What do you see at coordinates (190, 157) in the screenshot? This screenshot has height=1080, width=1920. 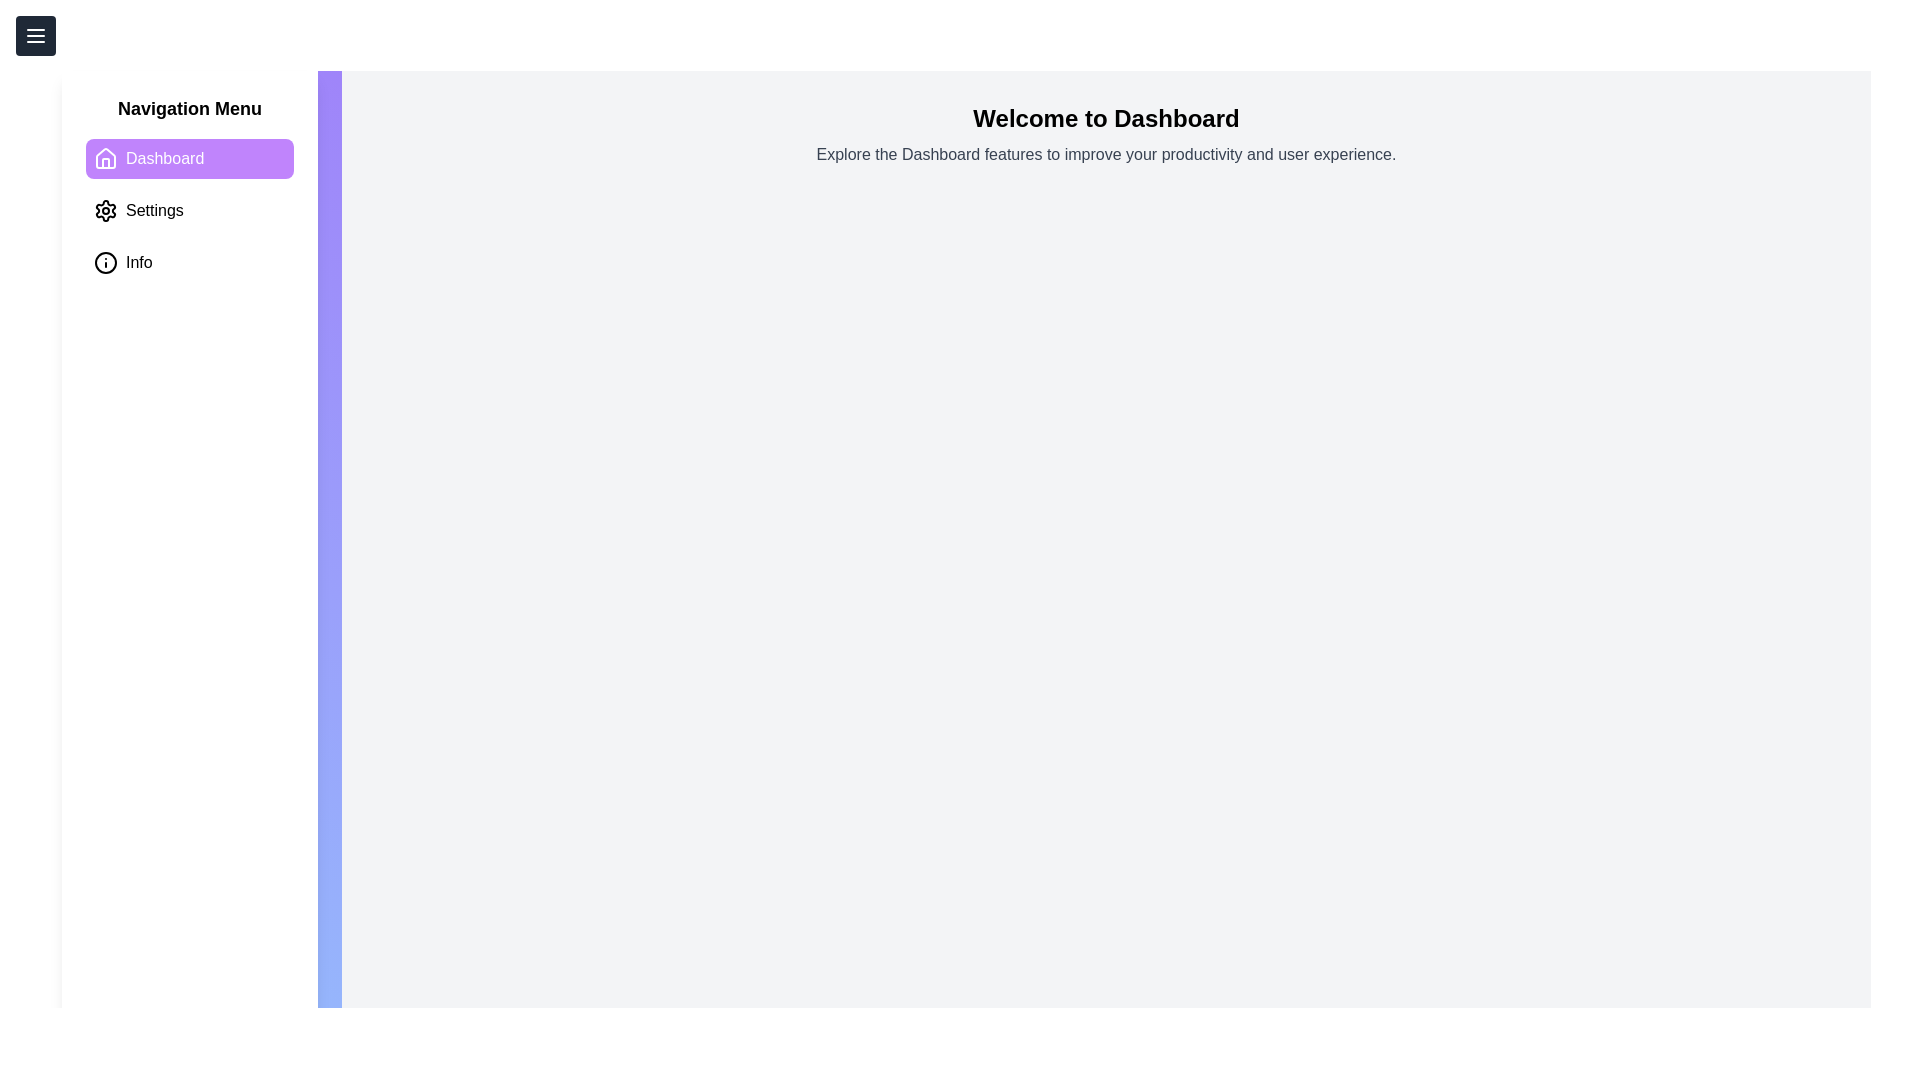 I see `the tab Dashboard in the navigation menu` at bounding box center [190, 157].